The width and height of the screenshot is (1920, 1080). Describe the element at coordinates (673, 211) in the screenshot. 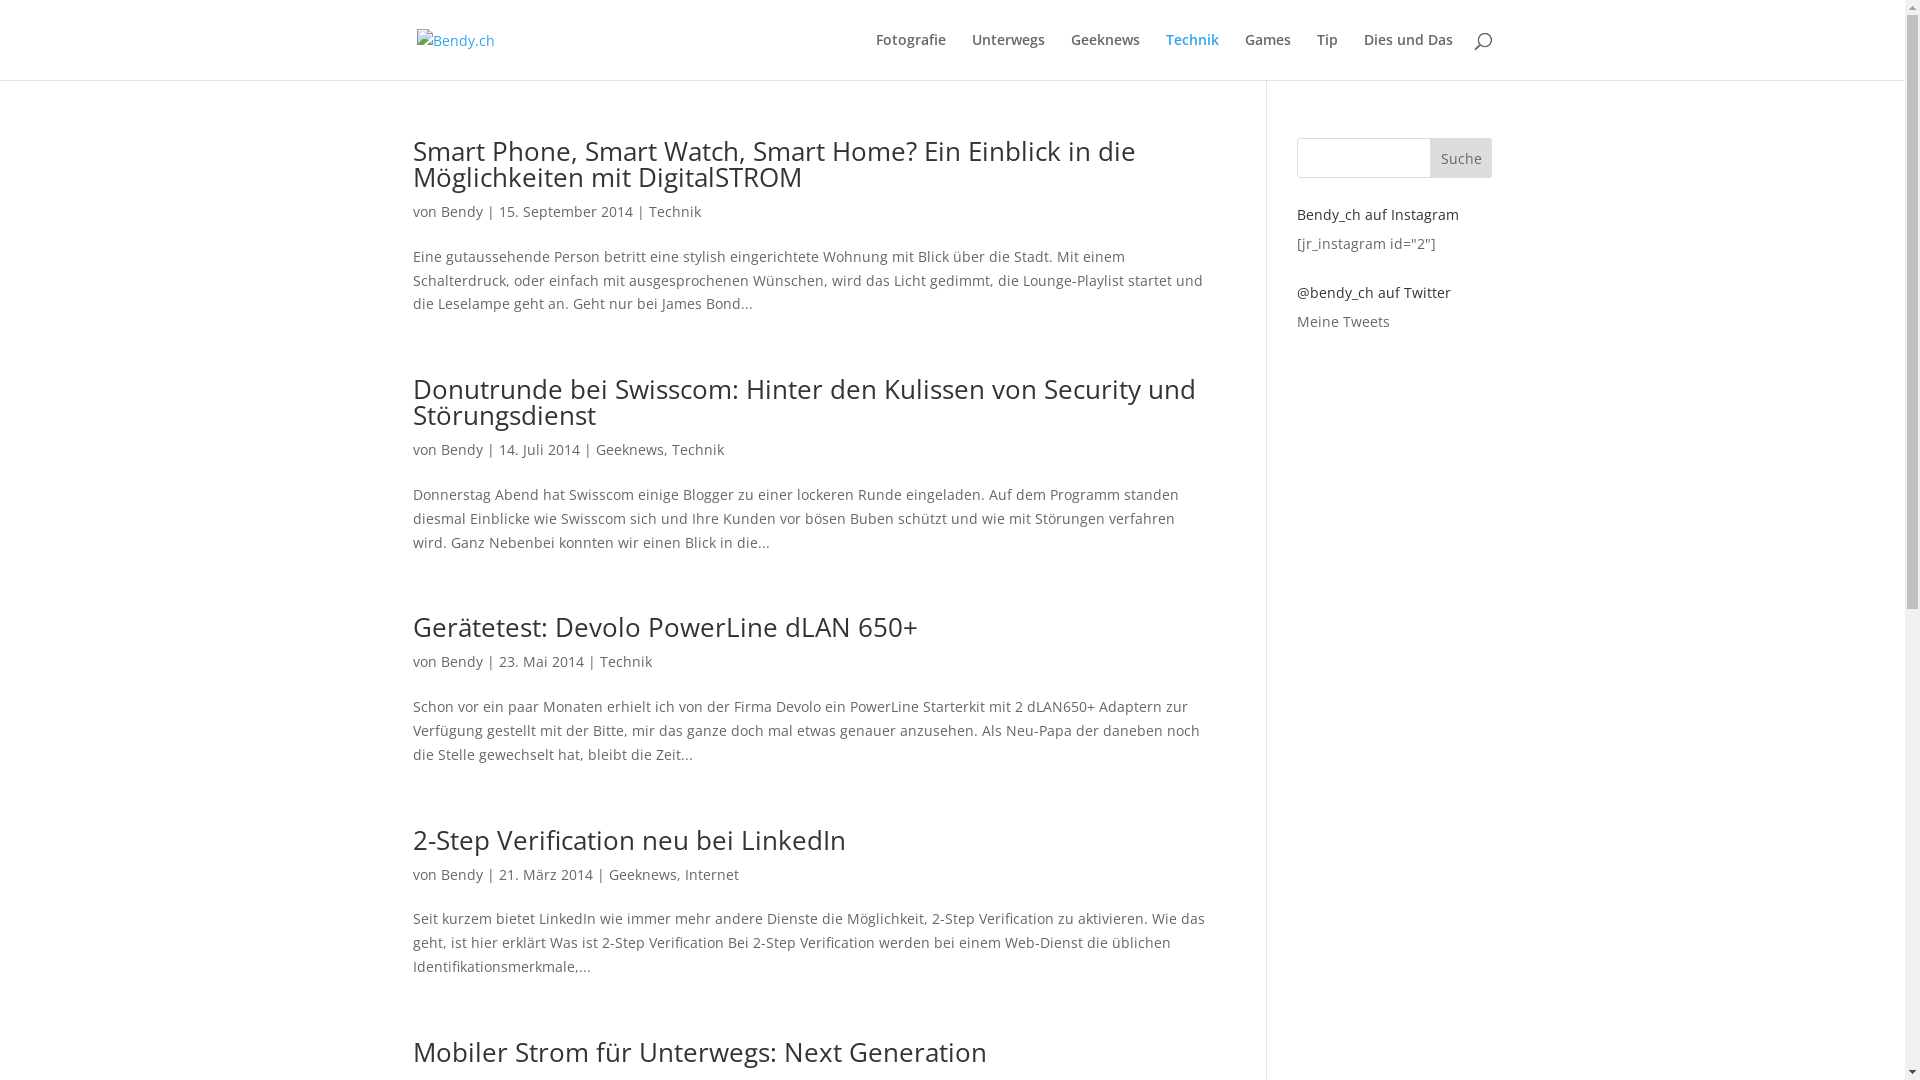

I see `'Technik'` at that location.